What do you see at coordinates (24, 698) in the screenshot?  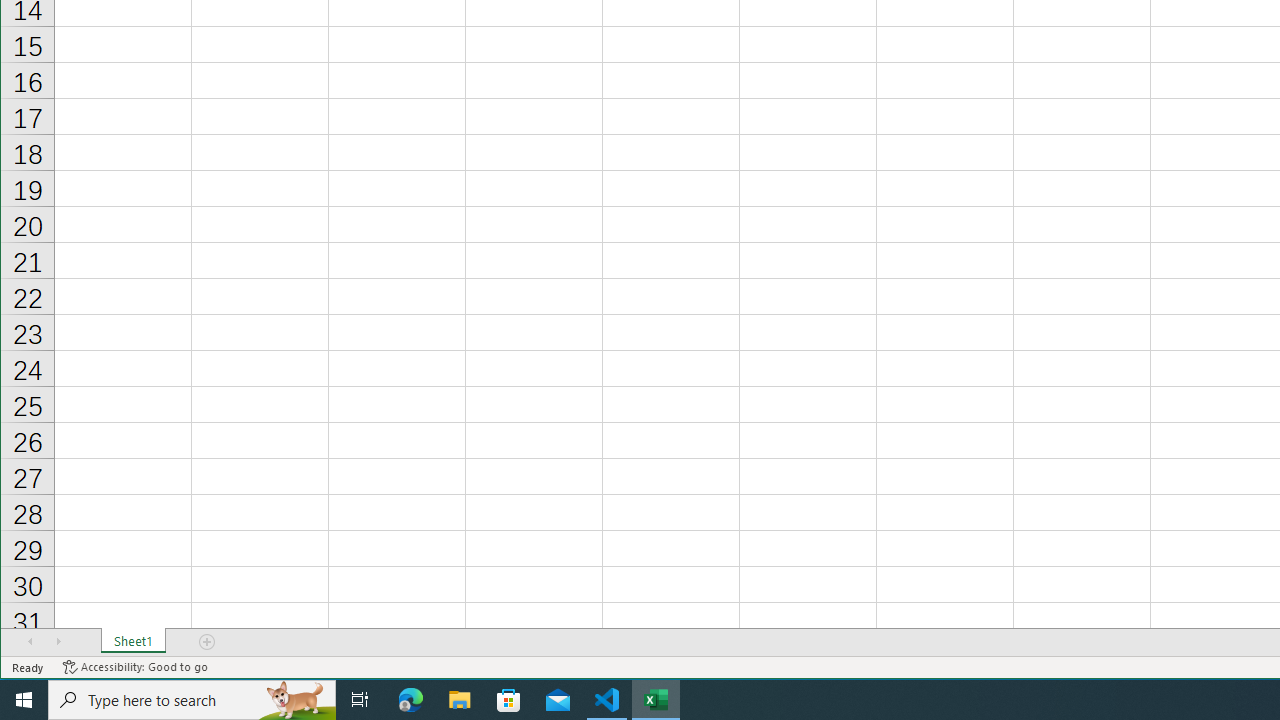 I see `'Start'` at bounding box center [24, 698].